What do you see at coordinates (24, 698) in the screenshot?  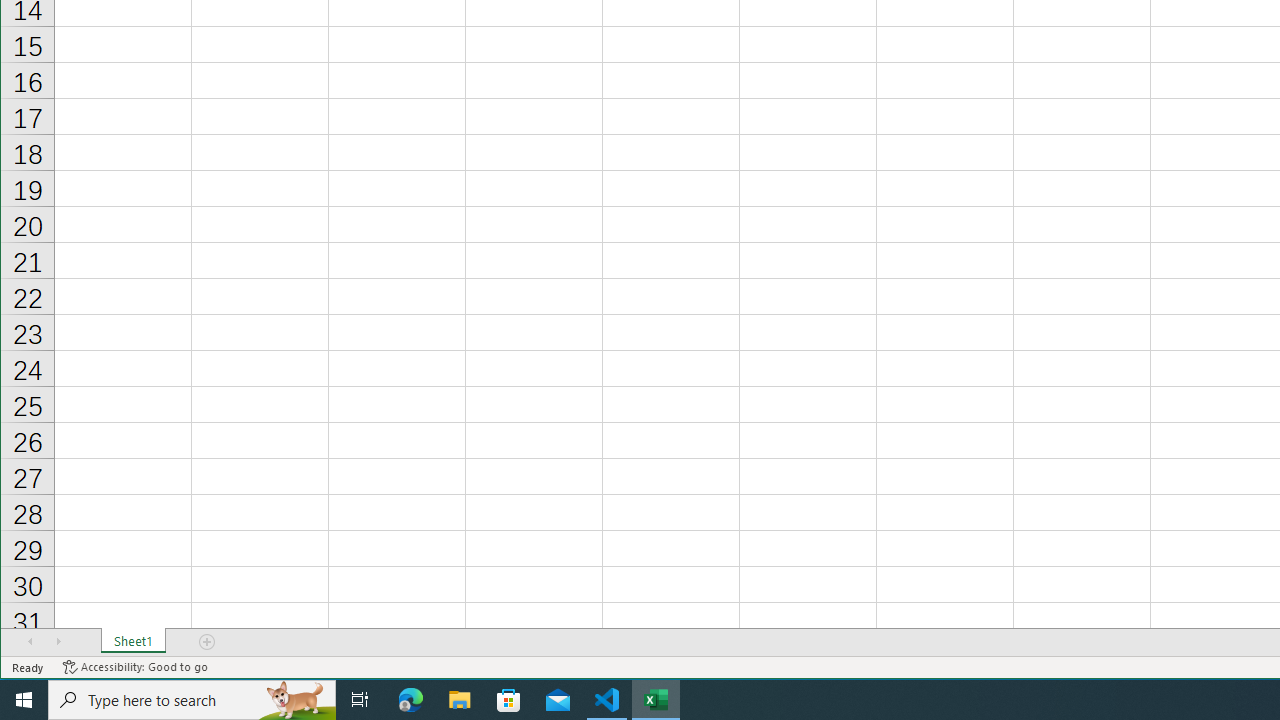 I see `'Start'` at bounding box center [24, 698].